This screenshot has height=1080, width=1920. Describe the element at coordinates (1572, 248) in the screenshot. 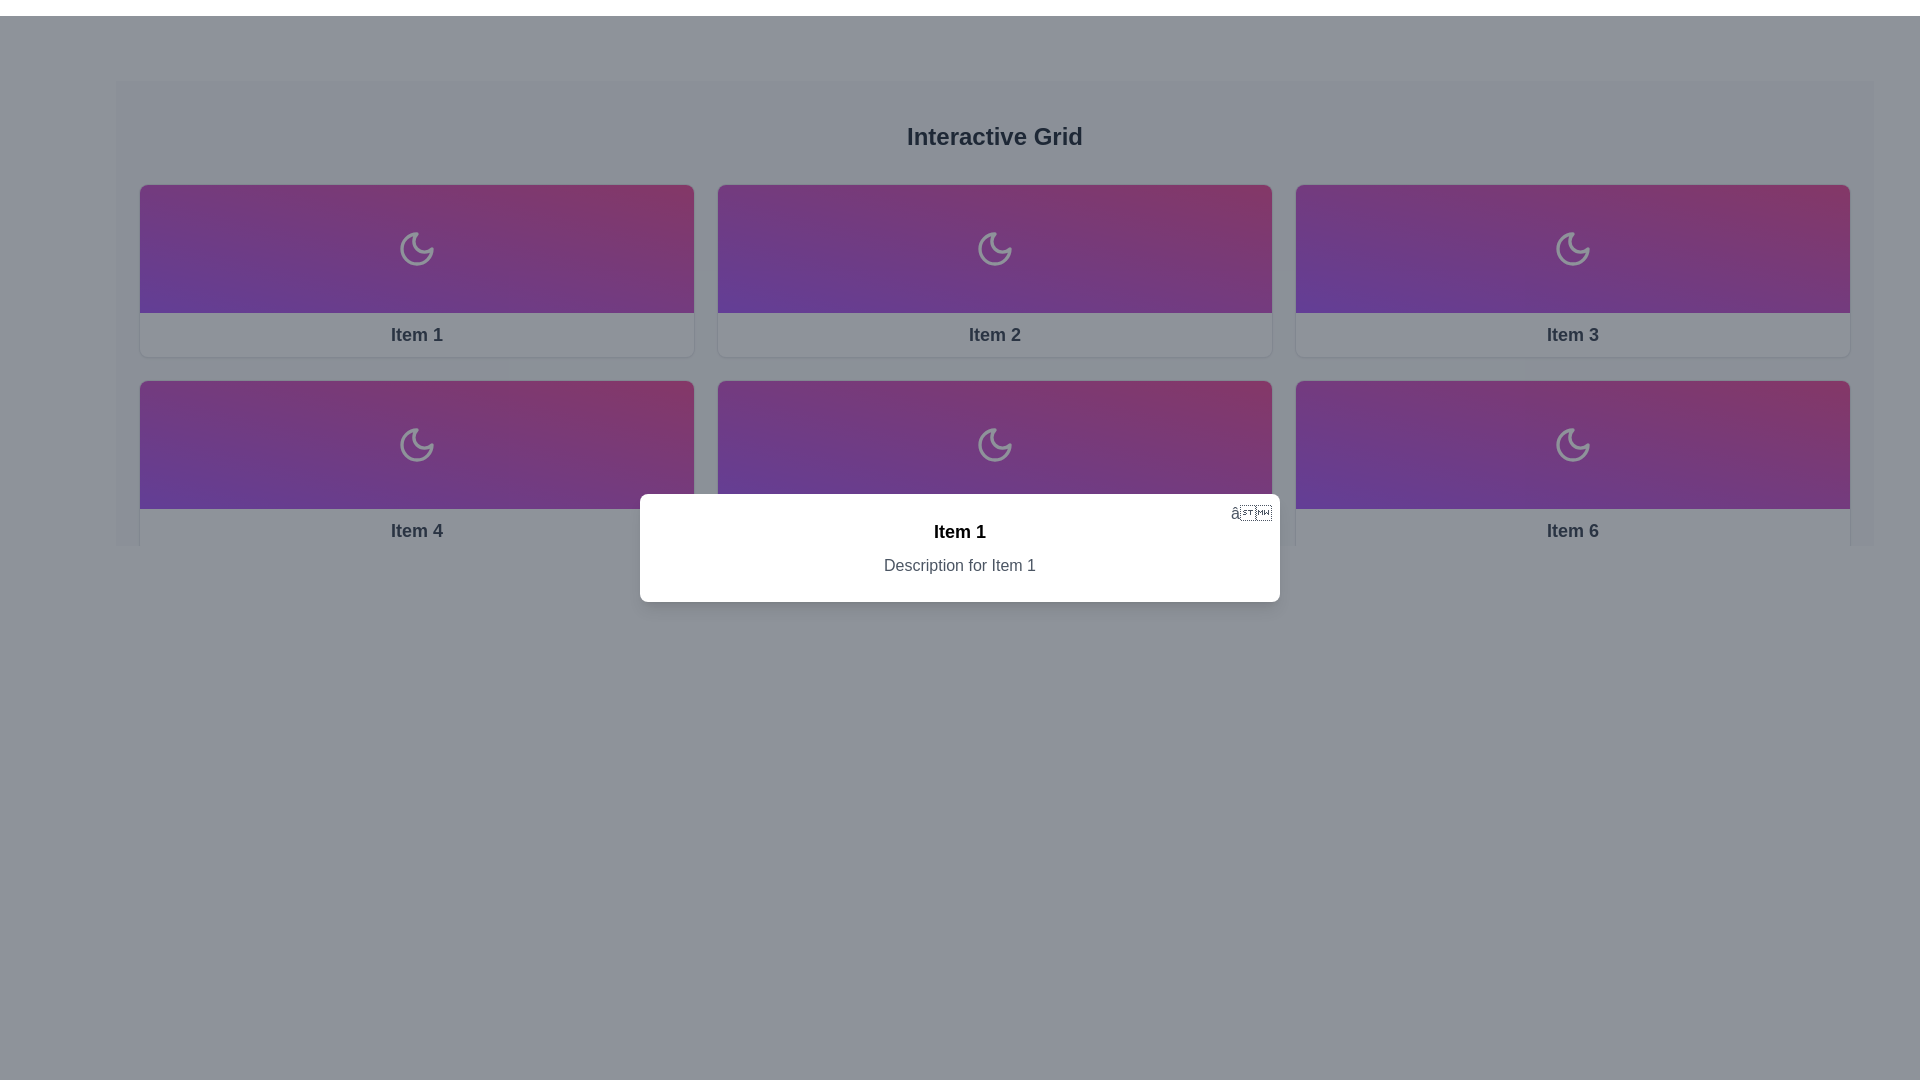

I see `the decorative SVG icon of the crescent moon located in the third card labeled 'Item 3' in the top row of a horizontal grid` at that location.